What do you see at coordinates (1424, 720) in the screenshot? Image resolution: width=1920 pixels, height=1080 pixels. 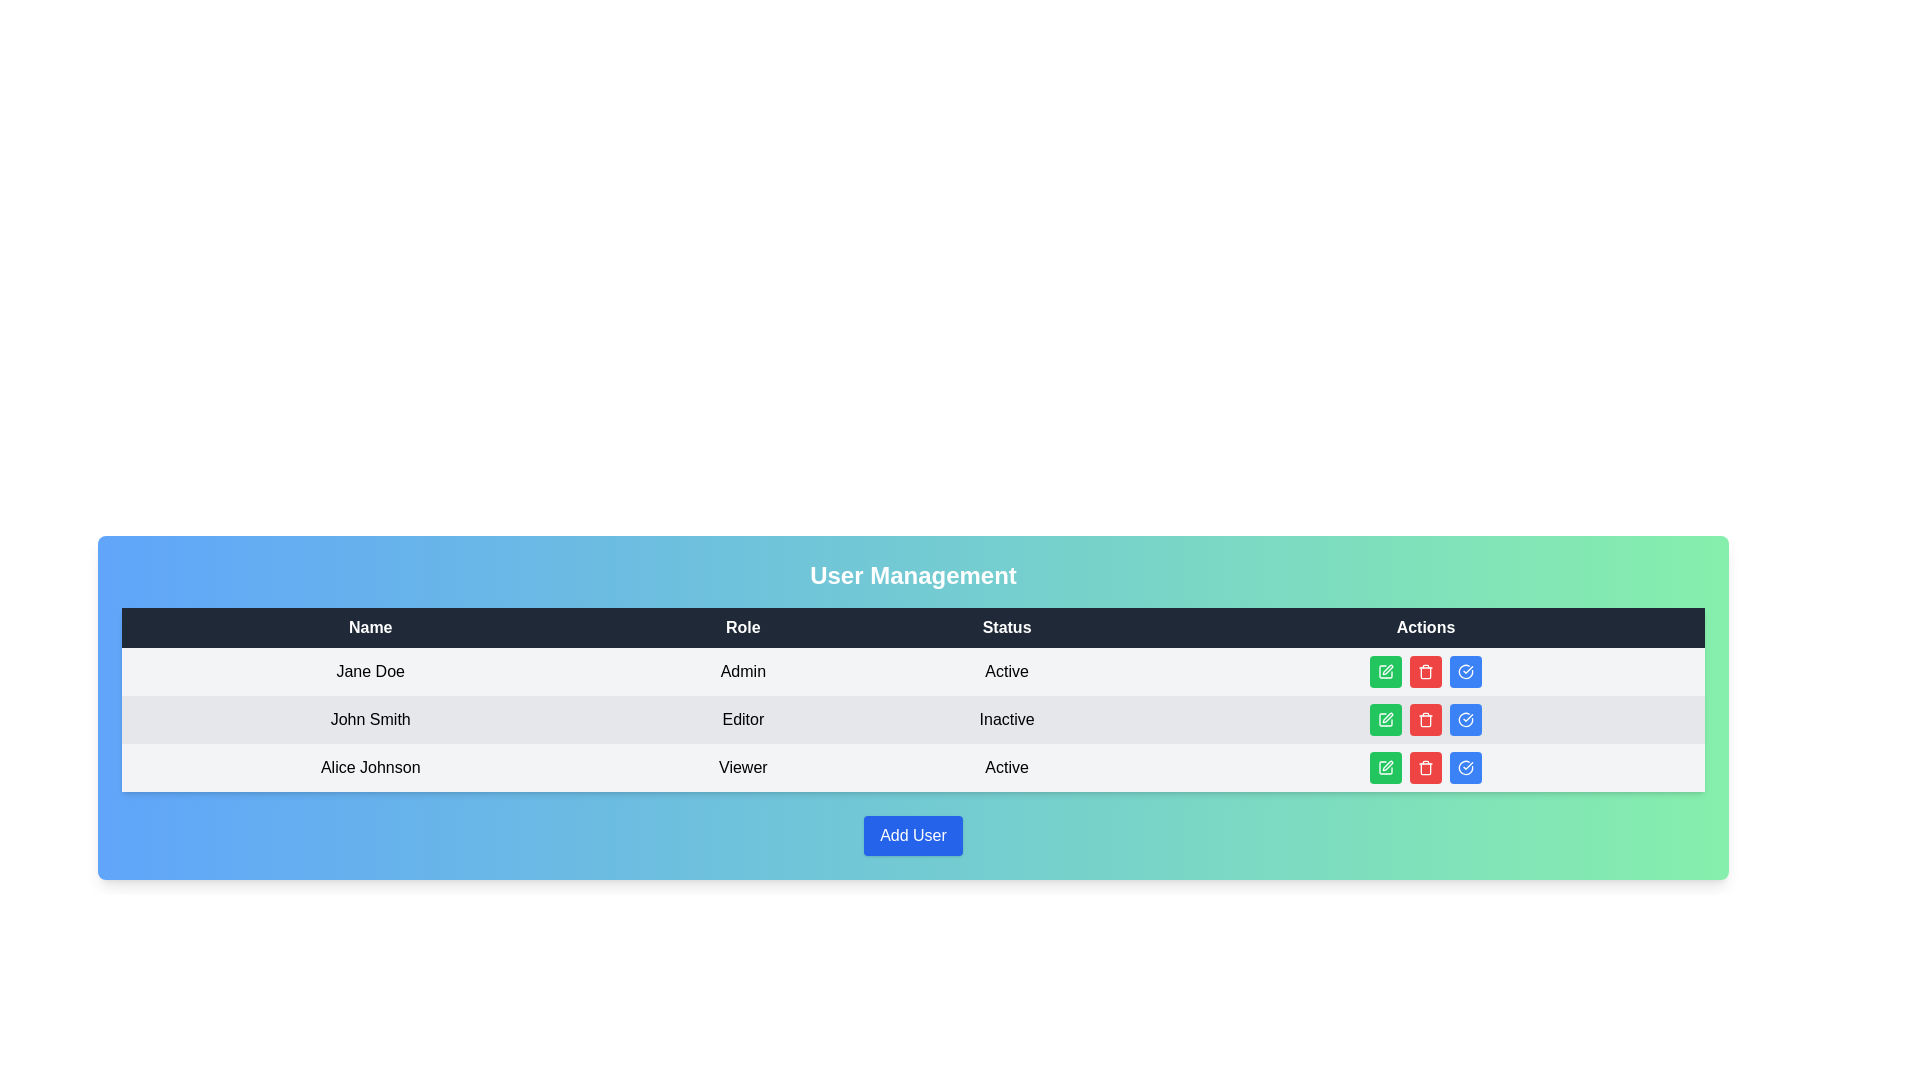 I see `the delete action icon for the user 'John Smith' located in the Actions column of the table` at bounding box center [1424, 720].